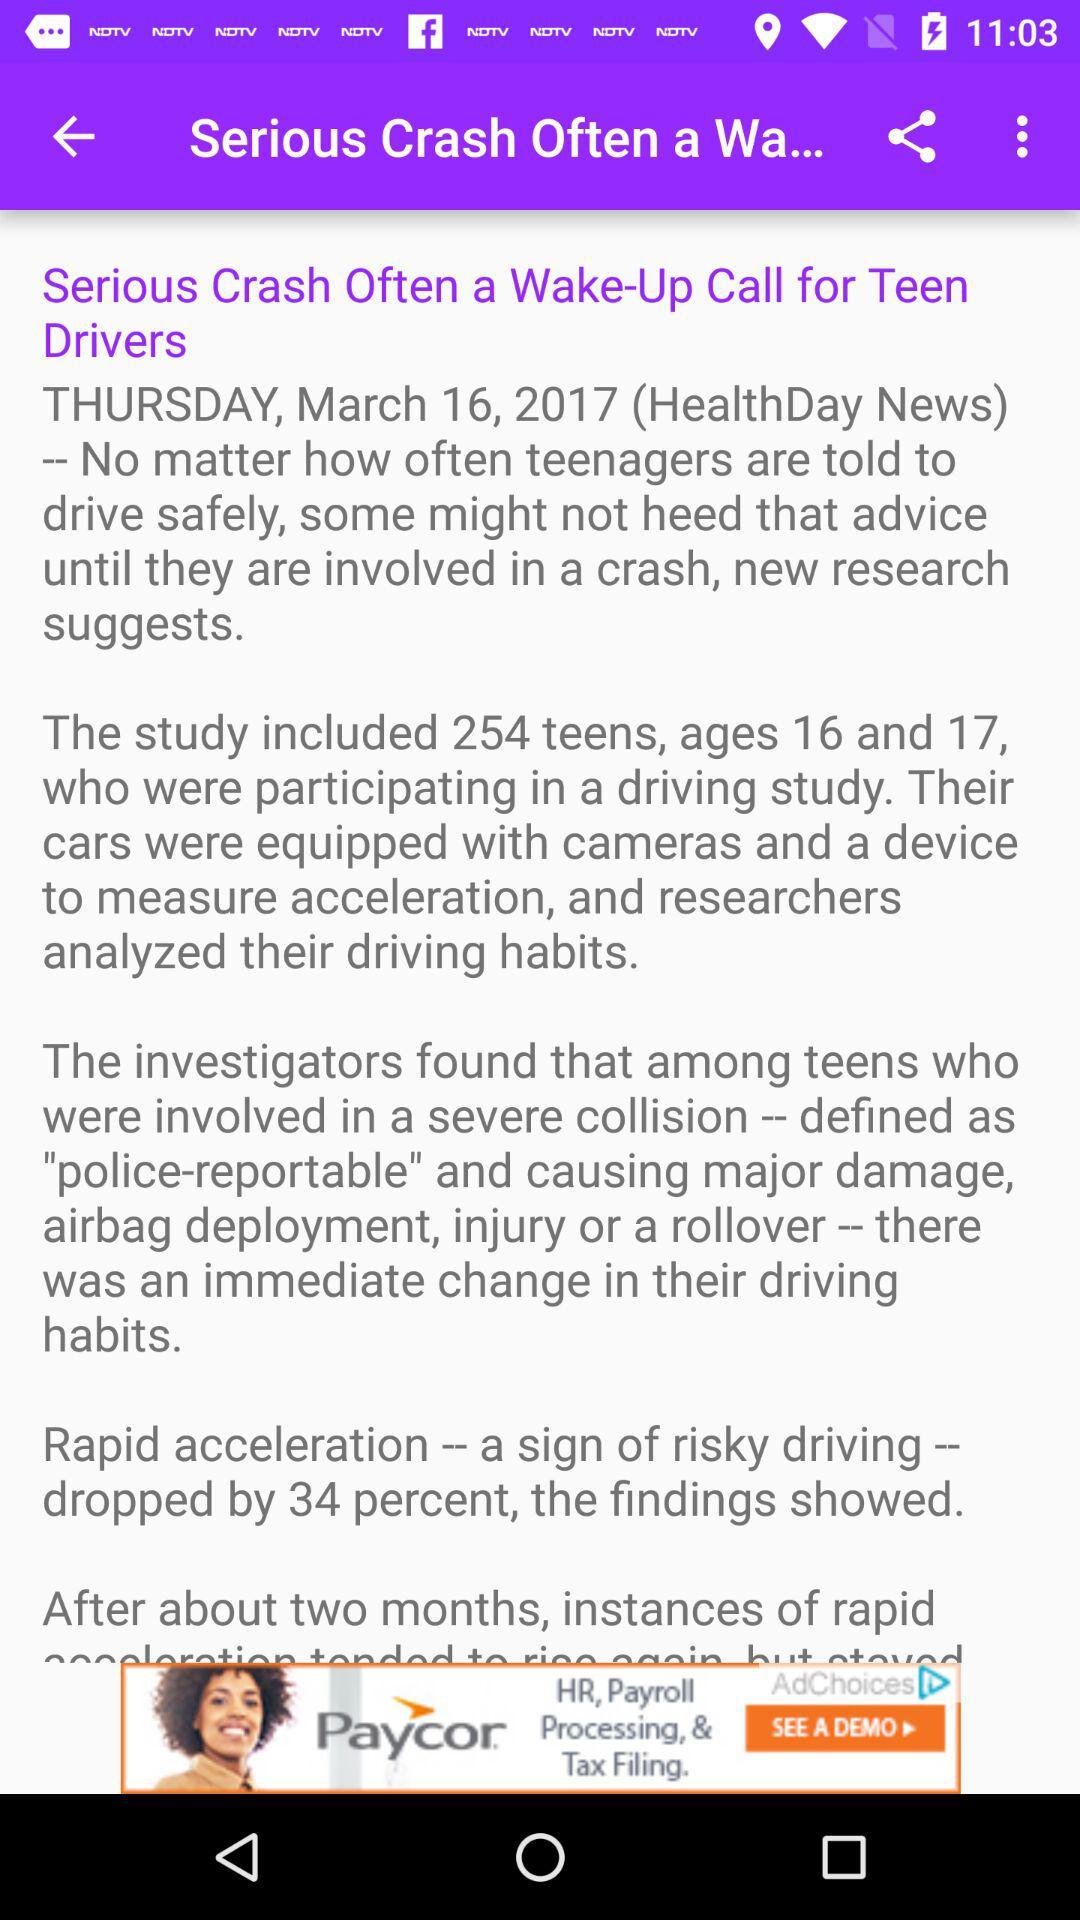 The image size is (1080, 1920). I want to click on advertisement, so click(540, 1727).